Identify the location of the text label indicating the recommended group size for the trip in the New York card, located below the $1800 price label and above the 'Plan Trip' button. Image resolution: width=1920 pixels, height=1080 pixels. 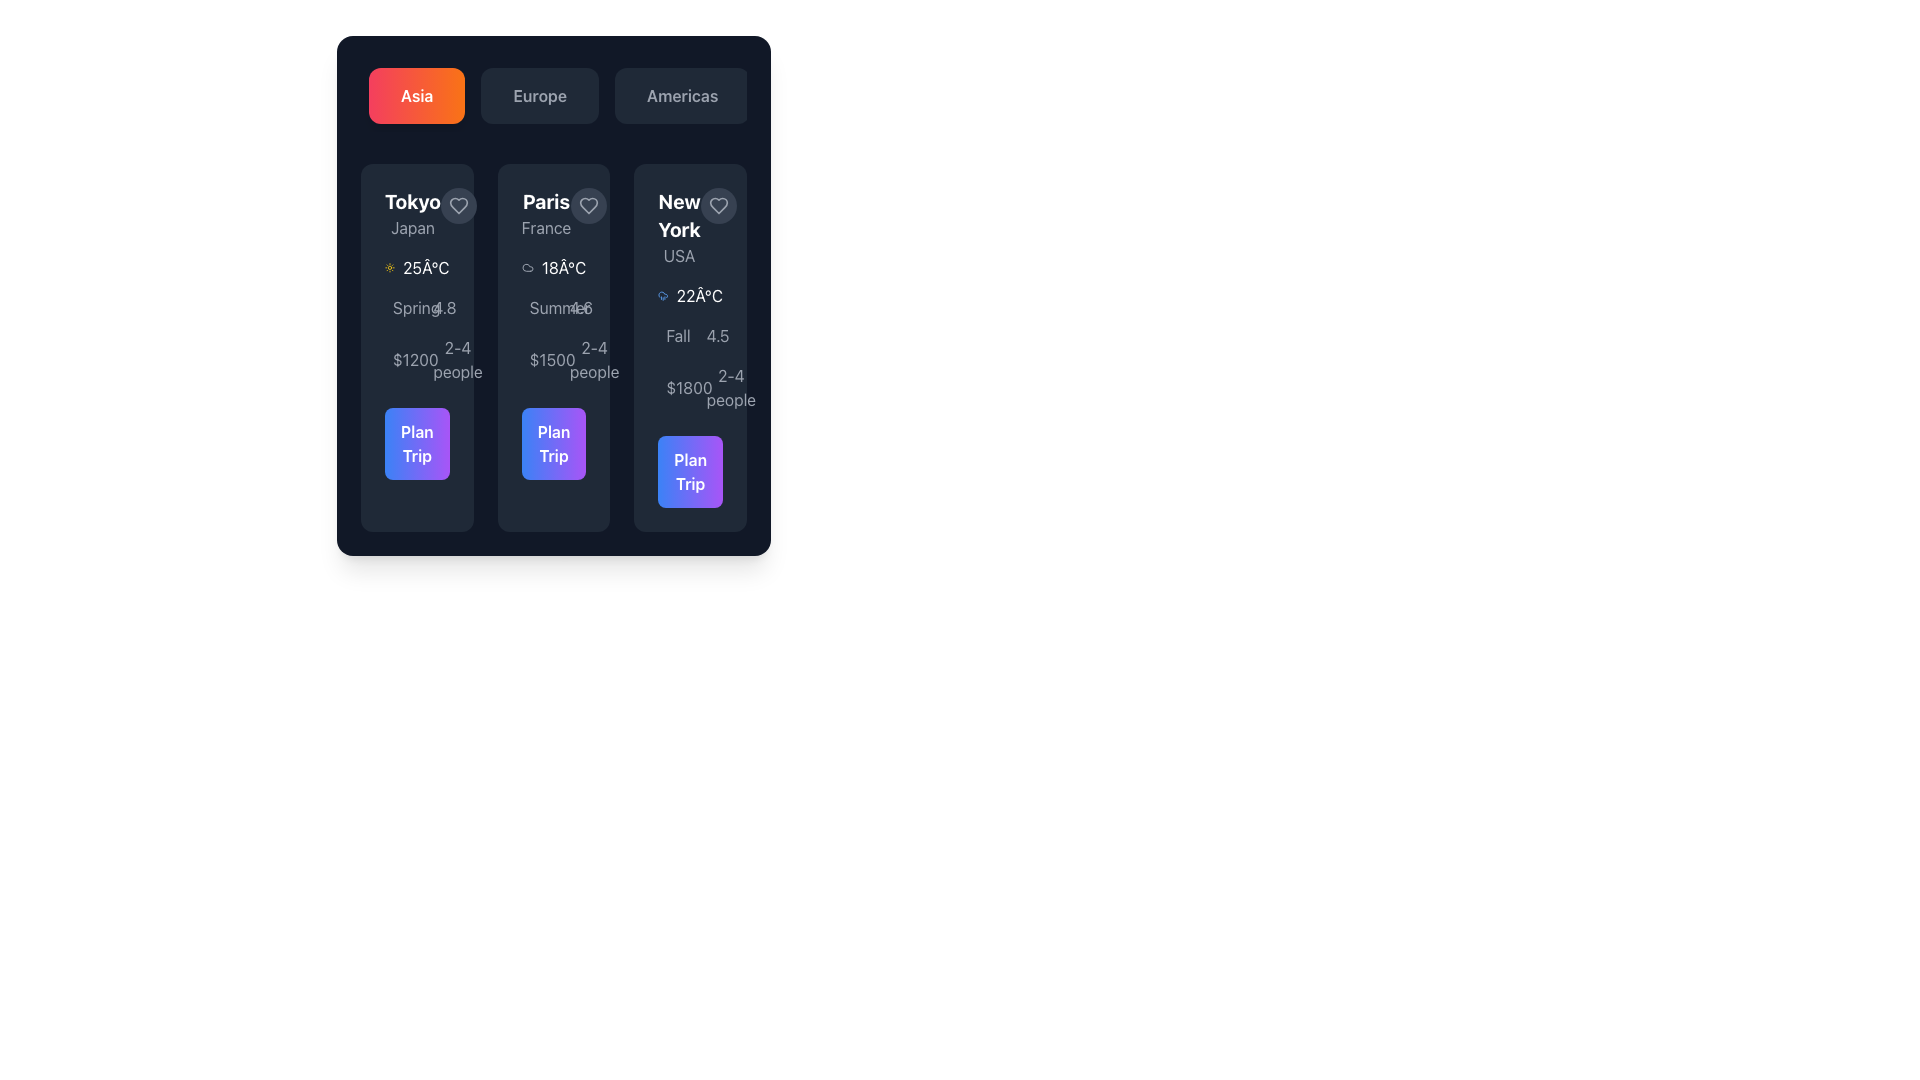
(730, 388).